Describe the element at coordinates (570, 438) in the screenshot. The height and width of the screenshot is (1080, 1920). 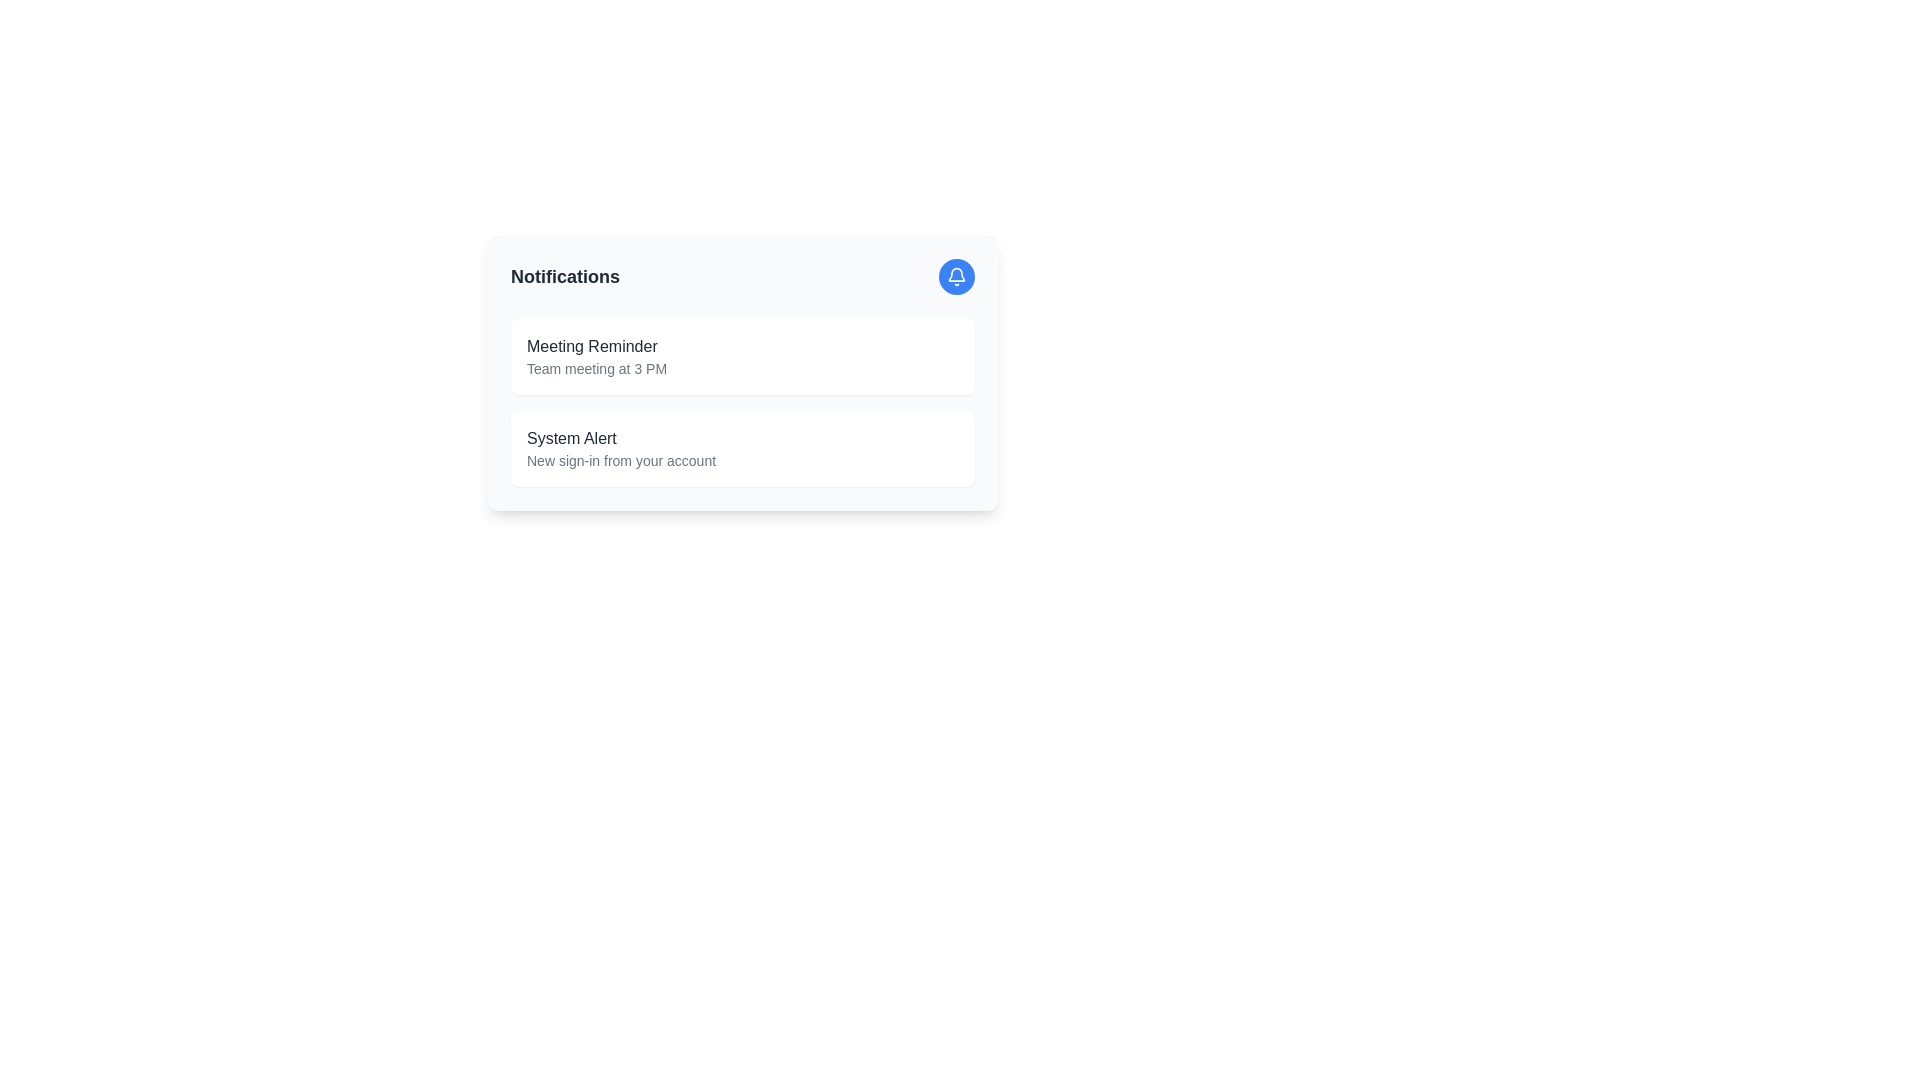
I see `the 'System Alert' text label, which is styled in gray and part of a notification card located in the upper section of the second notification in a vertically stacked list` at that location.